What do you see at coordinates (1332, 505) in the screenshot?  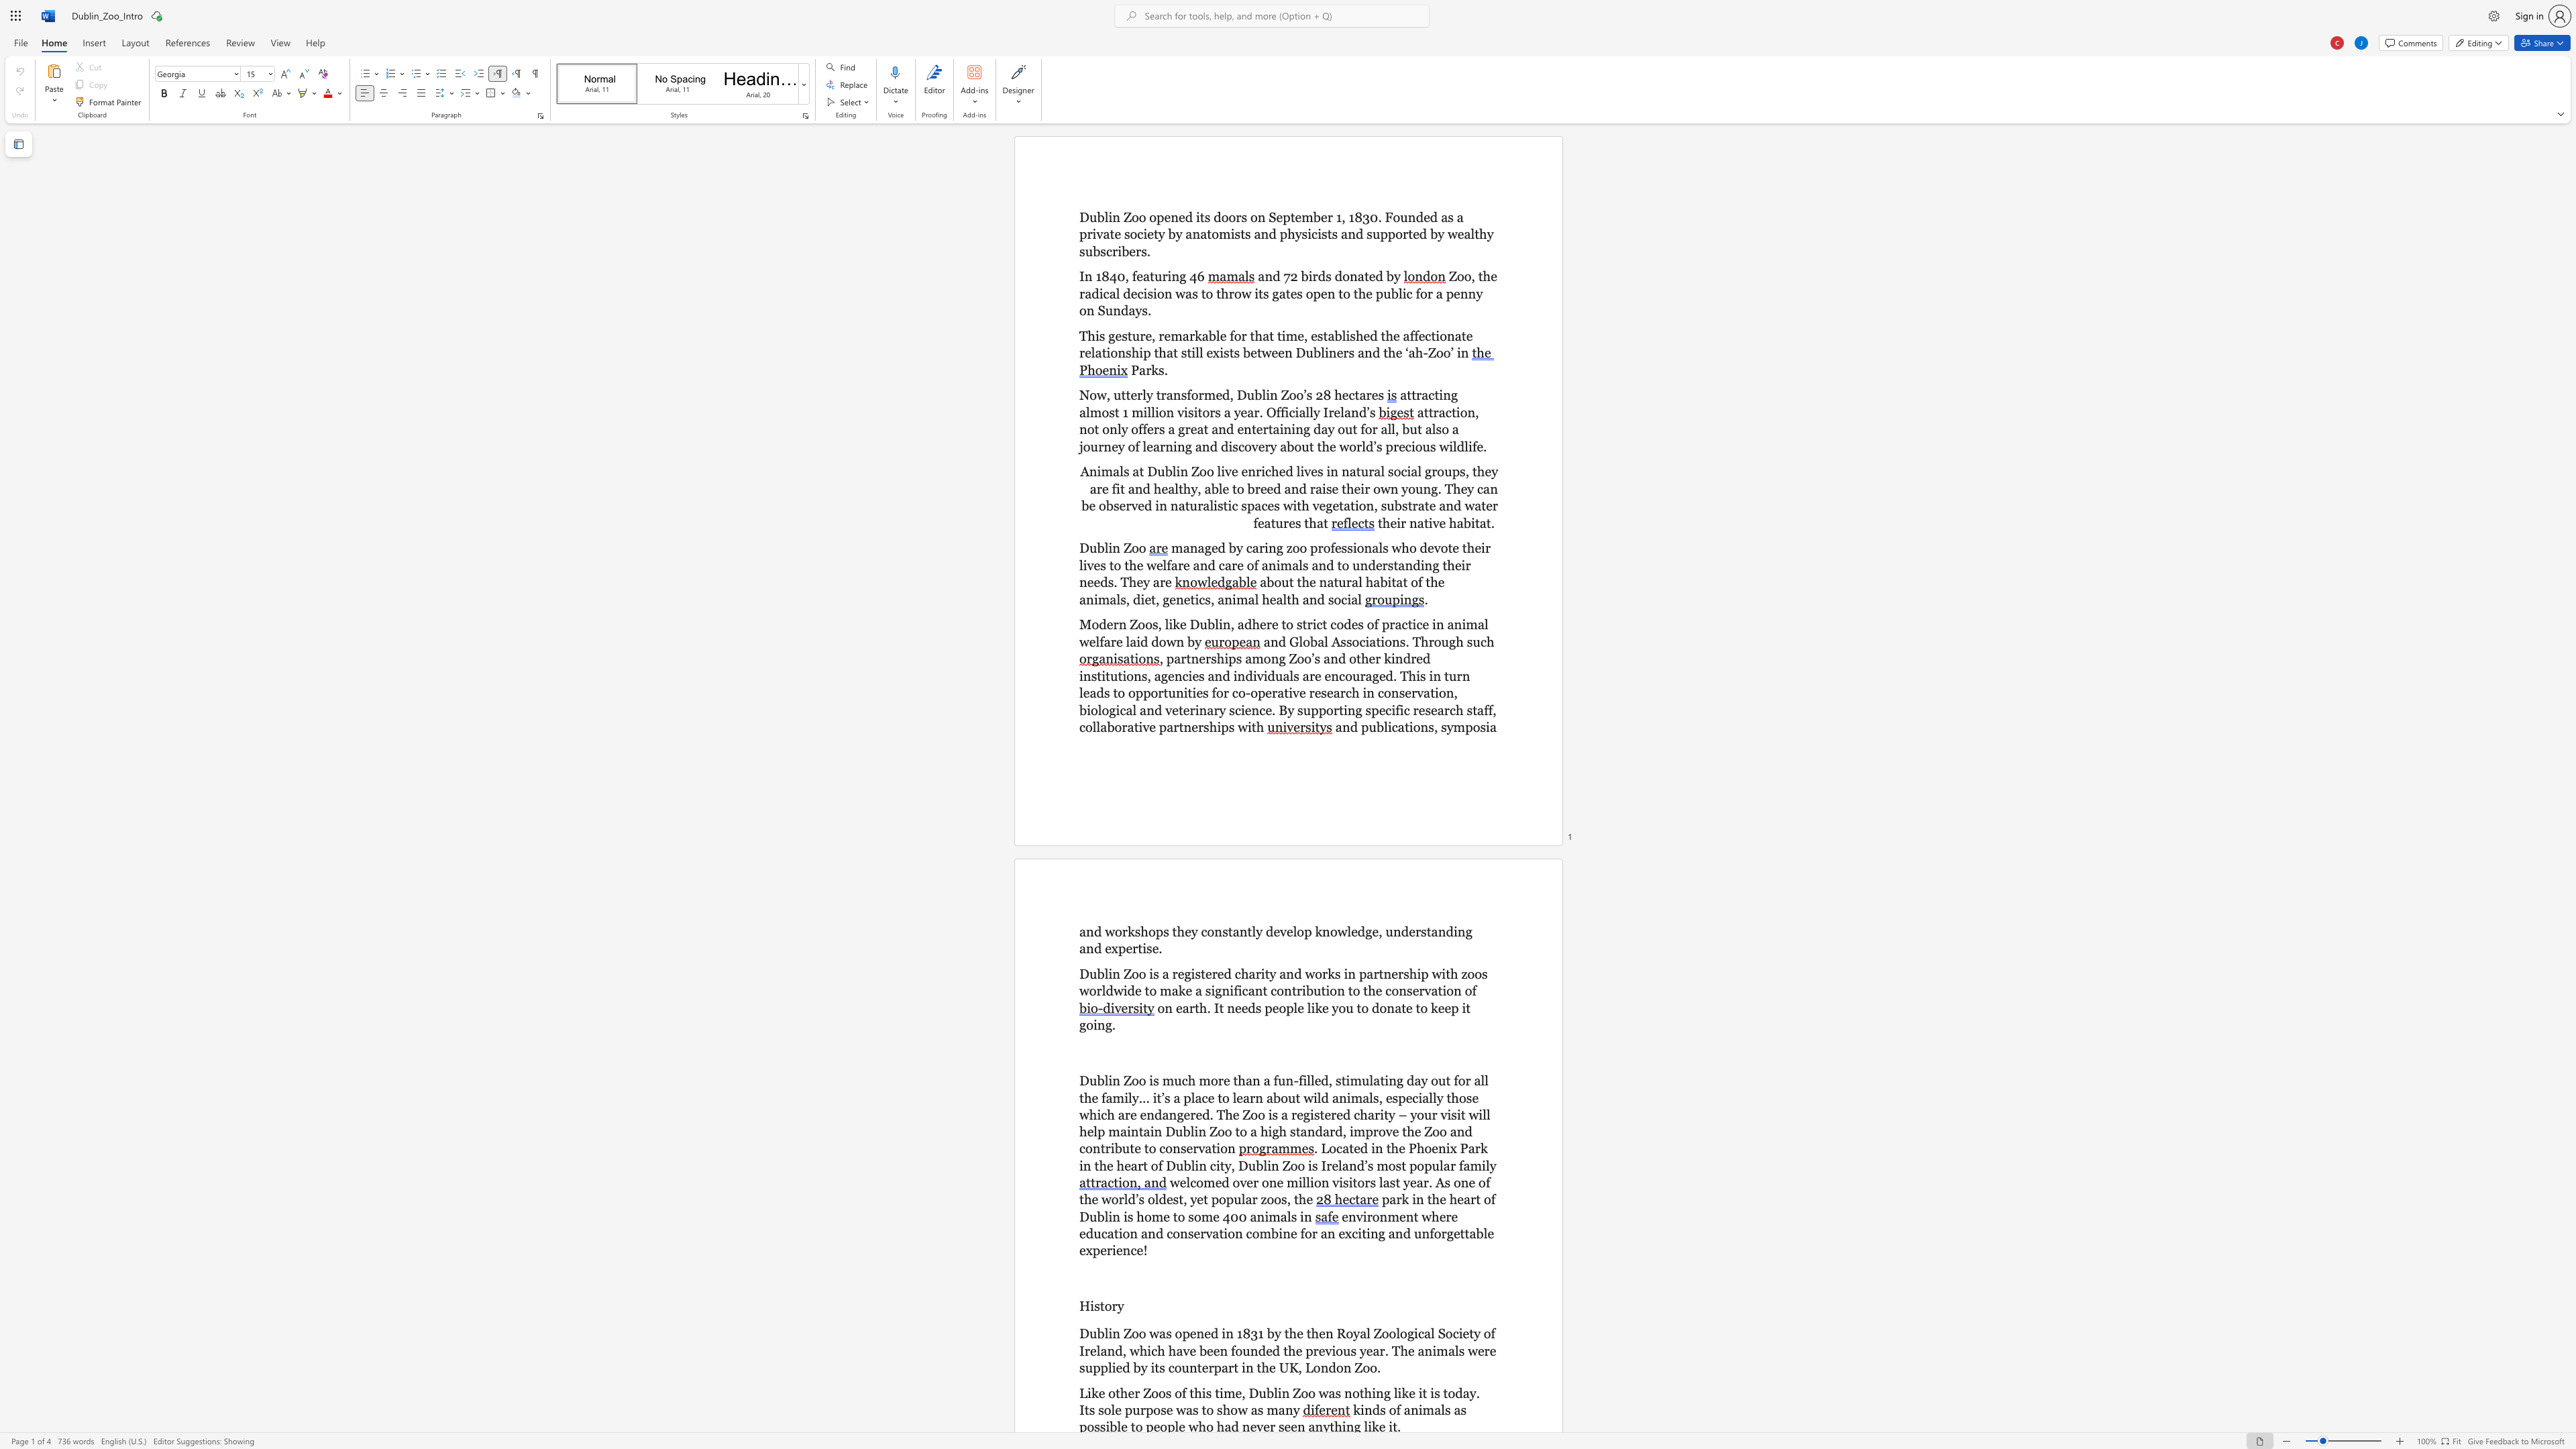 I see `the subset text "etation, substrate and water features th" within the text "in naturalistic spaces with vegetation, substrate and water features that"` at bounding box center [1332, 505].